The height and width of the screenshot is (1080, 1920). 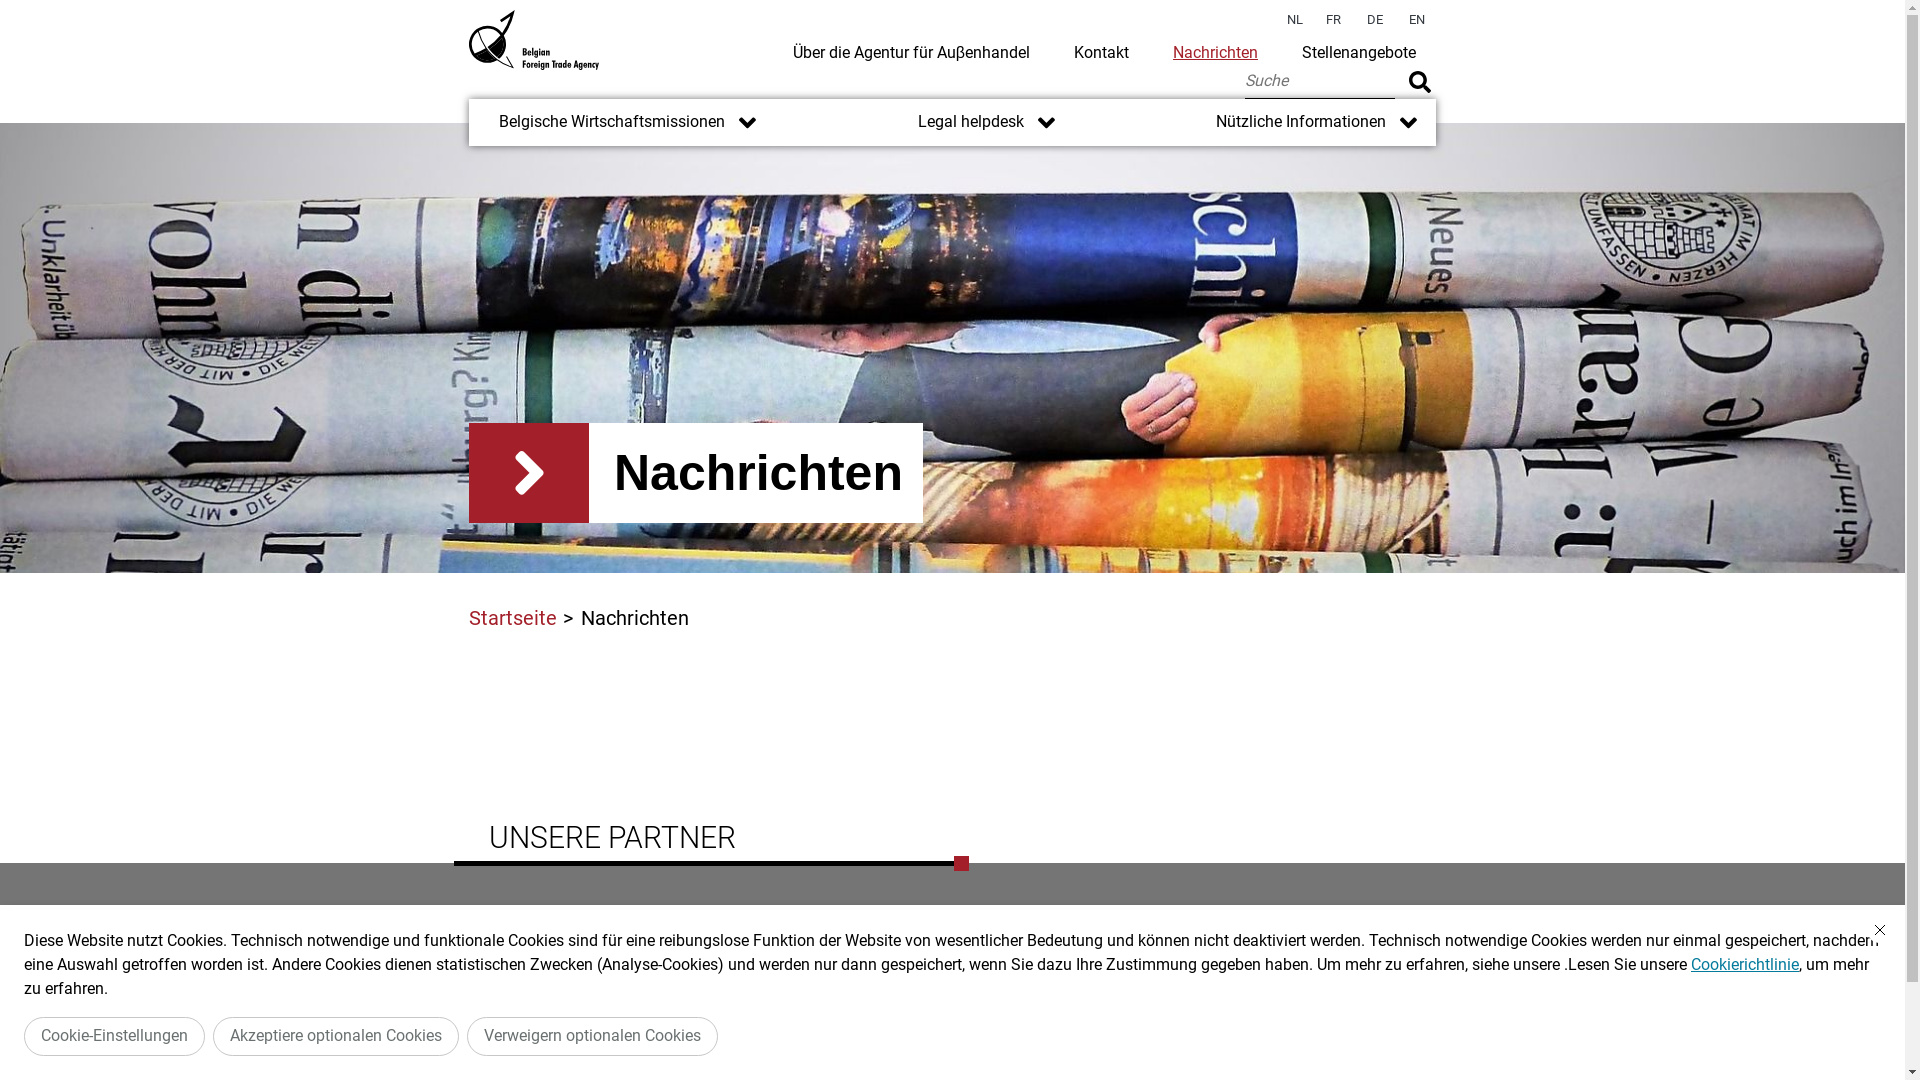 What do you see at coordinates (1358, 51) in the screenshot?
I see `'Stellenangebote'` at bounding box center [1358, 51].